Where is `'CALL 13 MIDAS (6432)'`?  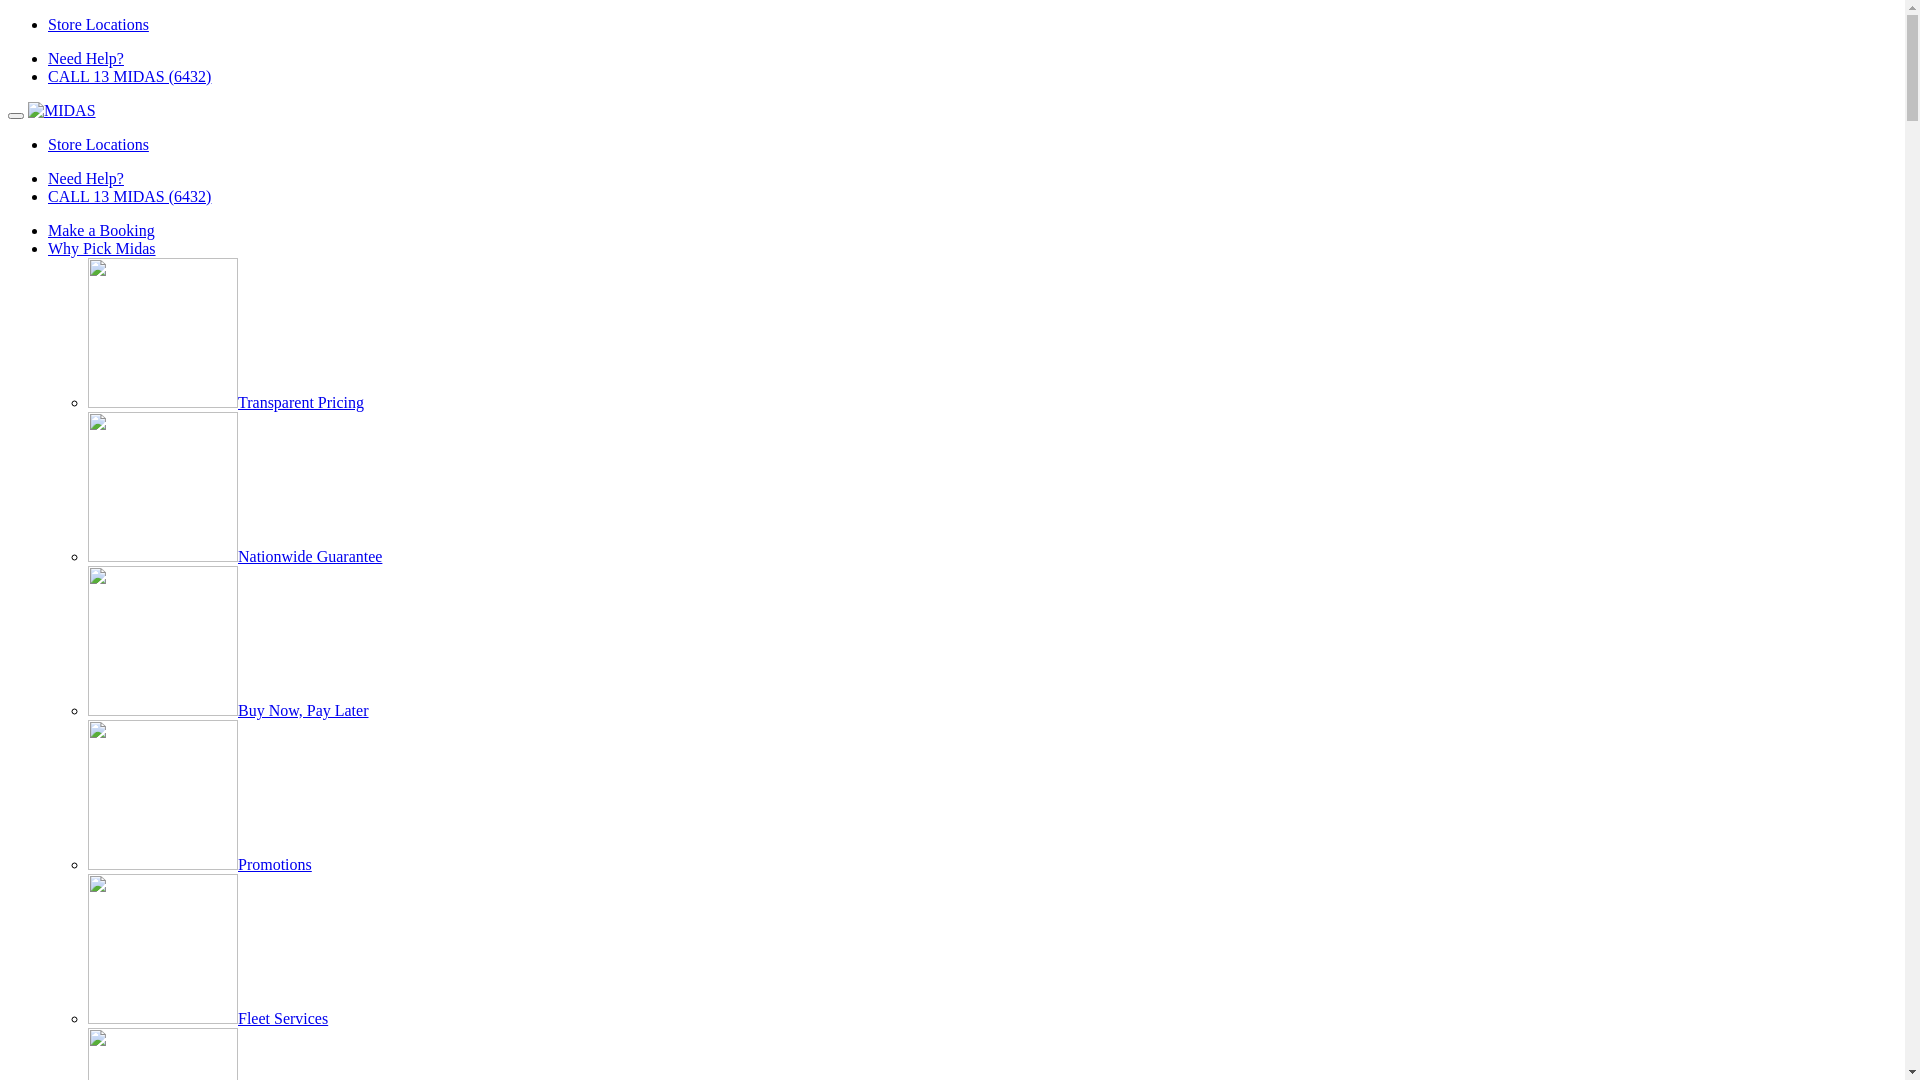 'CALL 13 MIDAS (6432)' is located at coordinates (128, 75).